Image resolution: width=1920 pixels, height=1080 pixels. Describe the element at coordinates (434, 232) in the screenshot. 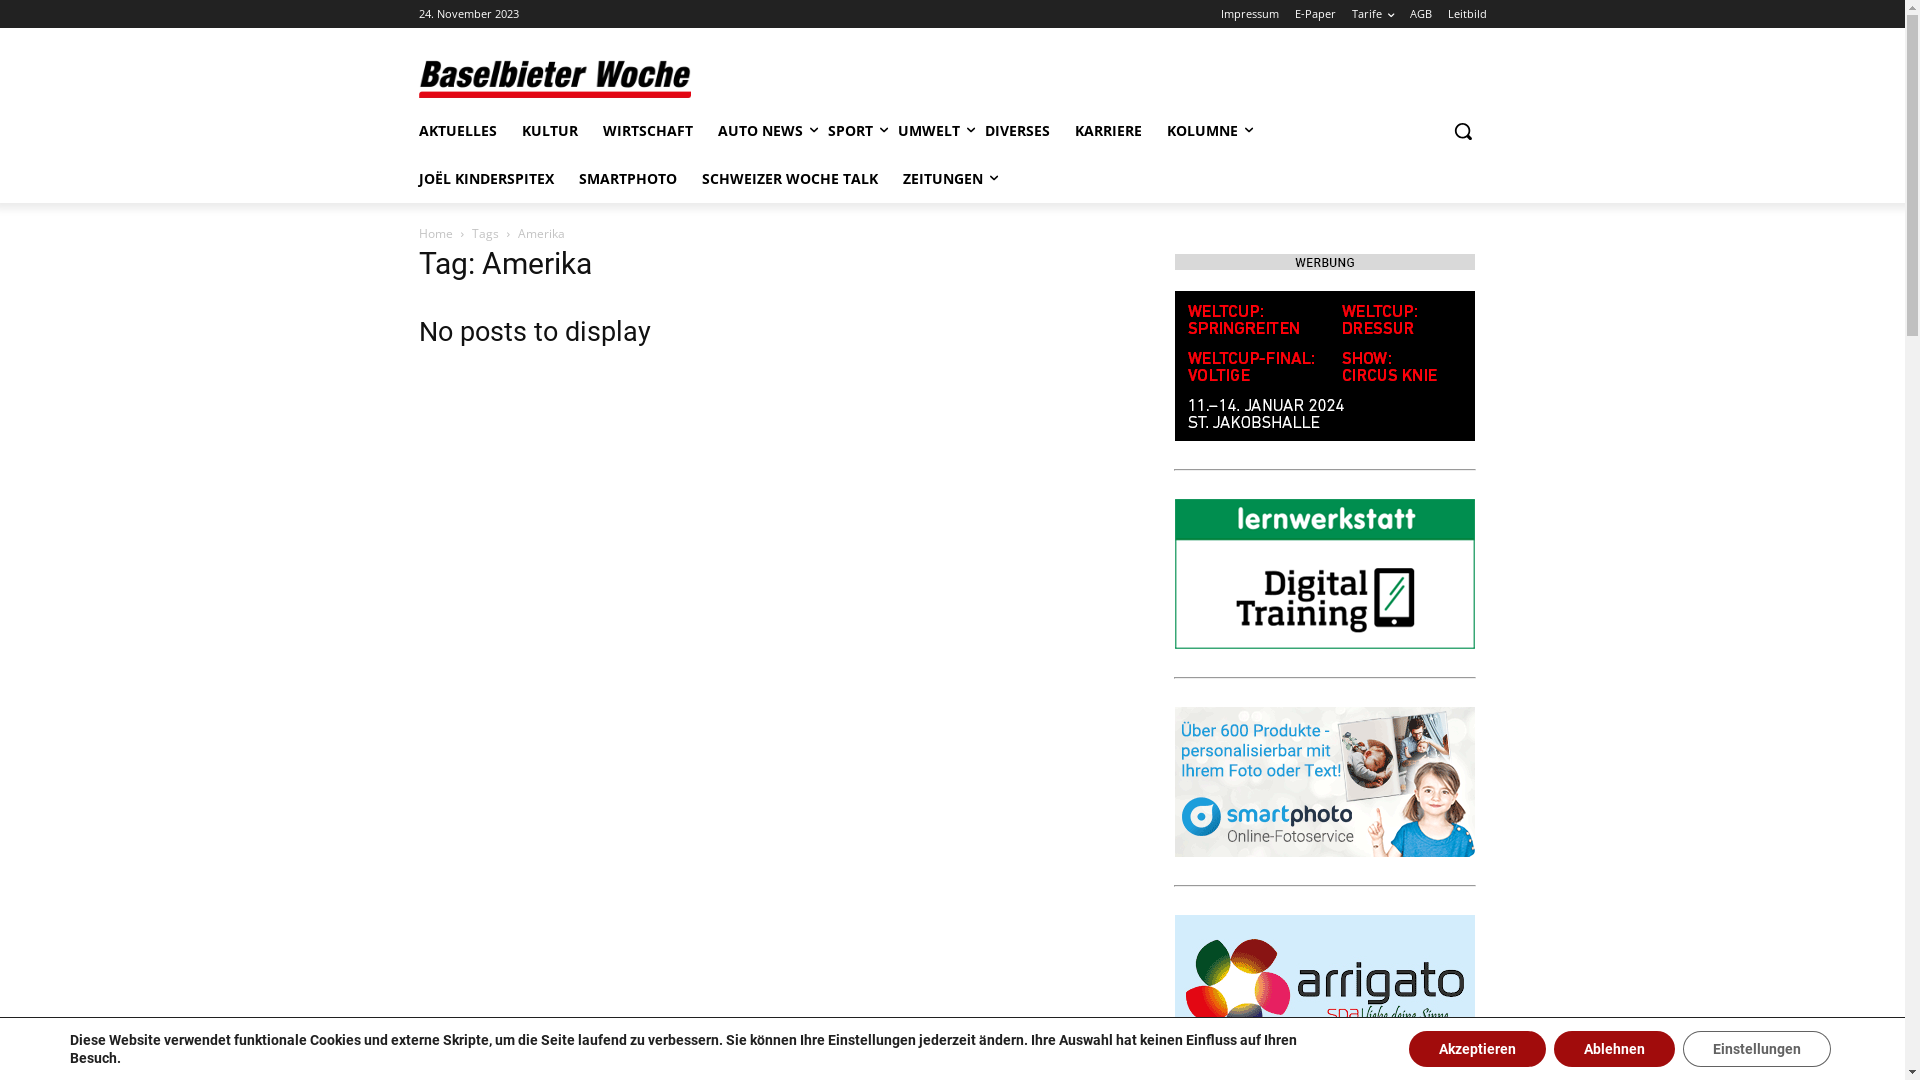

I see `'Home'` at that location.